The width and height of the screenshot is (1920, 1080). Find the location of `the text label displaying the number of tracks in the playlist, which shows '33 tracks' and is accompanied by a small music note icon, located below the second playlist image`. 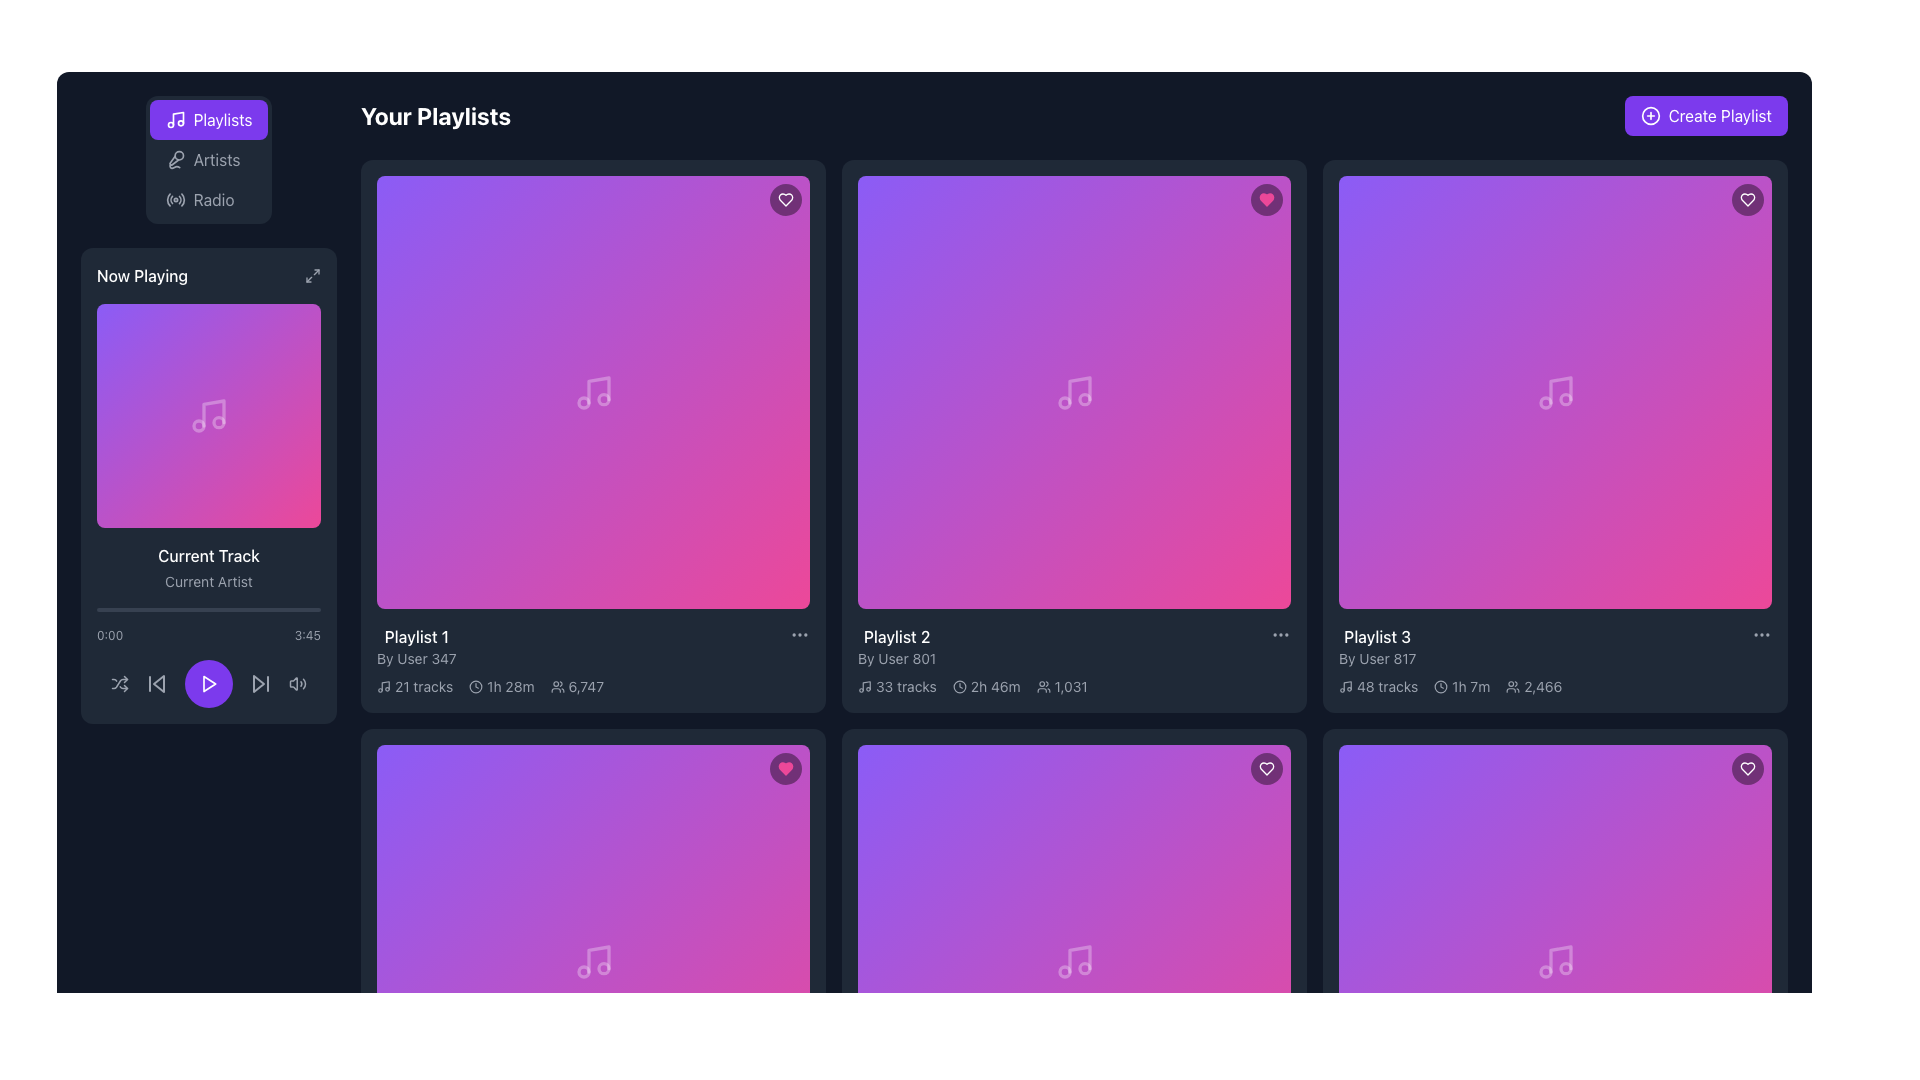

the text label displaying the number of tracks in the playlist, which shows '33 tracks' and is accompanied by a small music note icon, located below the second playlist image is located at coordinates (896, 685).